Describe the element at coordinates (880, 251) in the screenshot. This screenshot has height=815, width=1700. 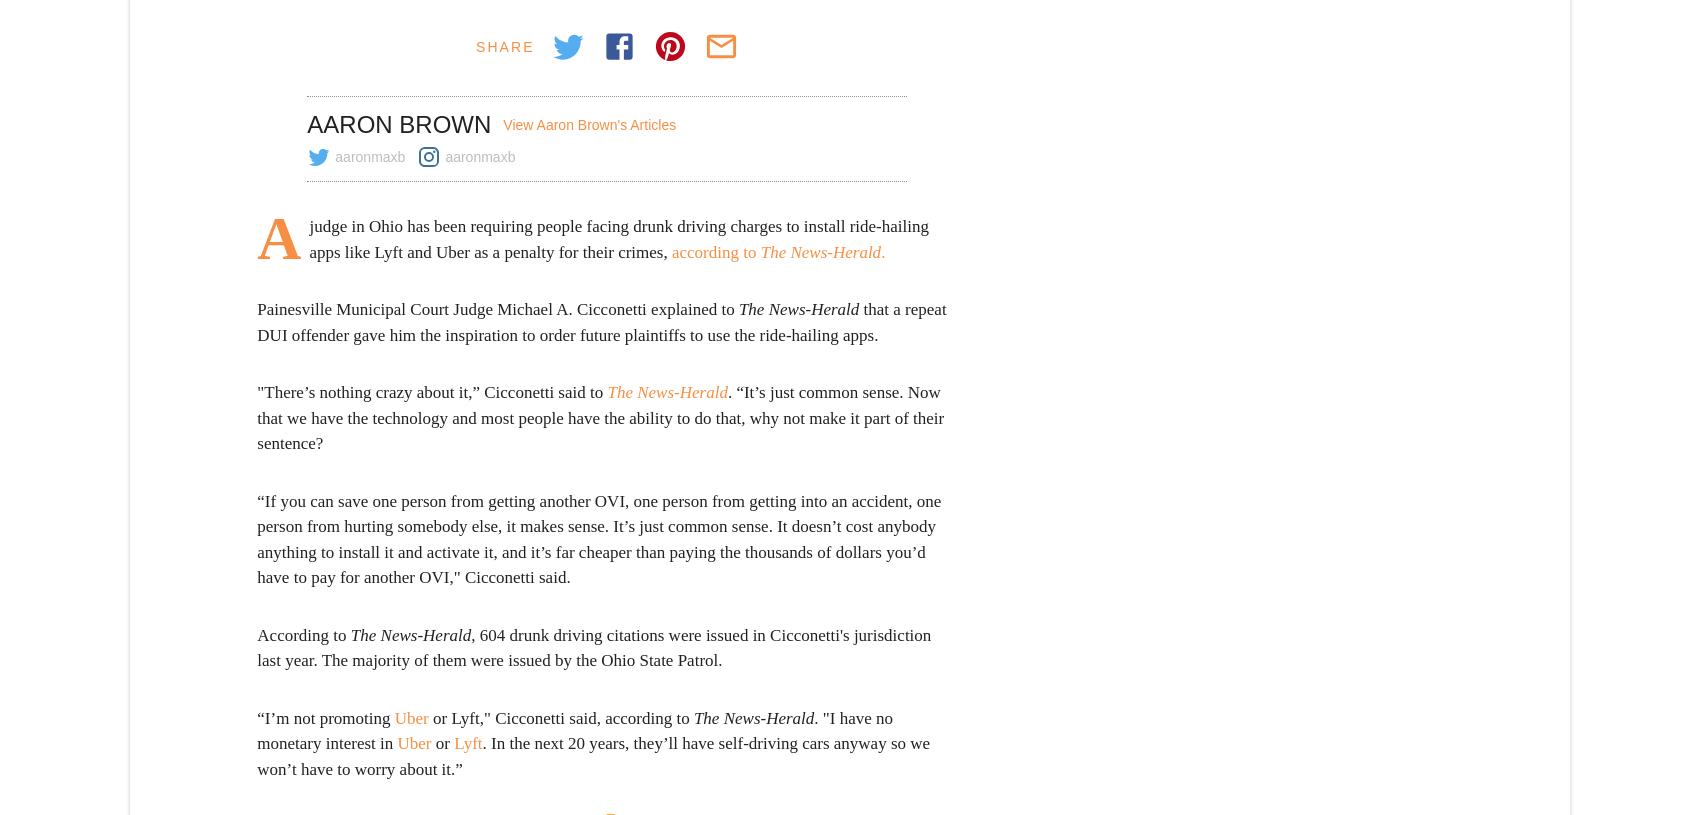
I see `'.'` at that location.